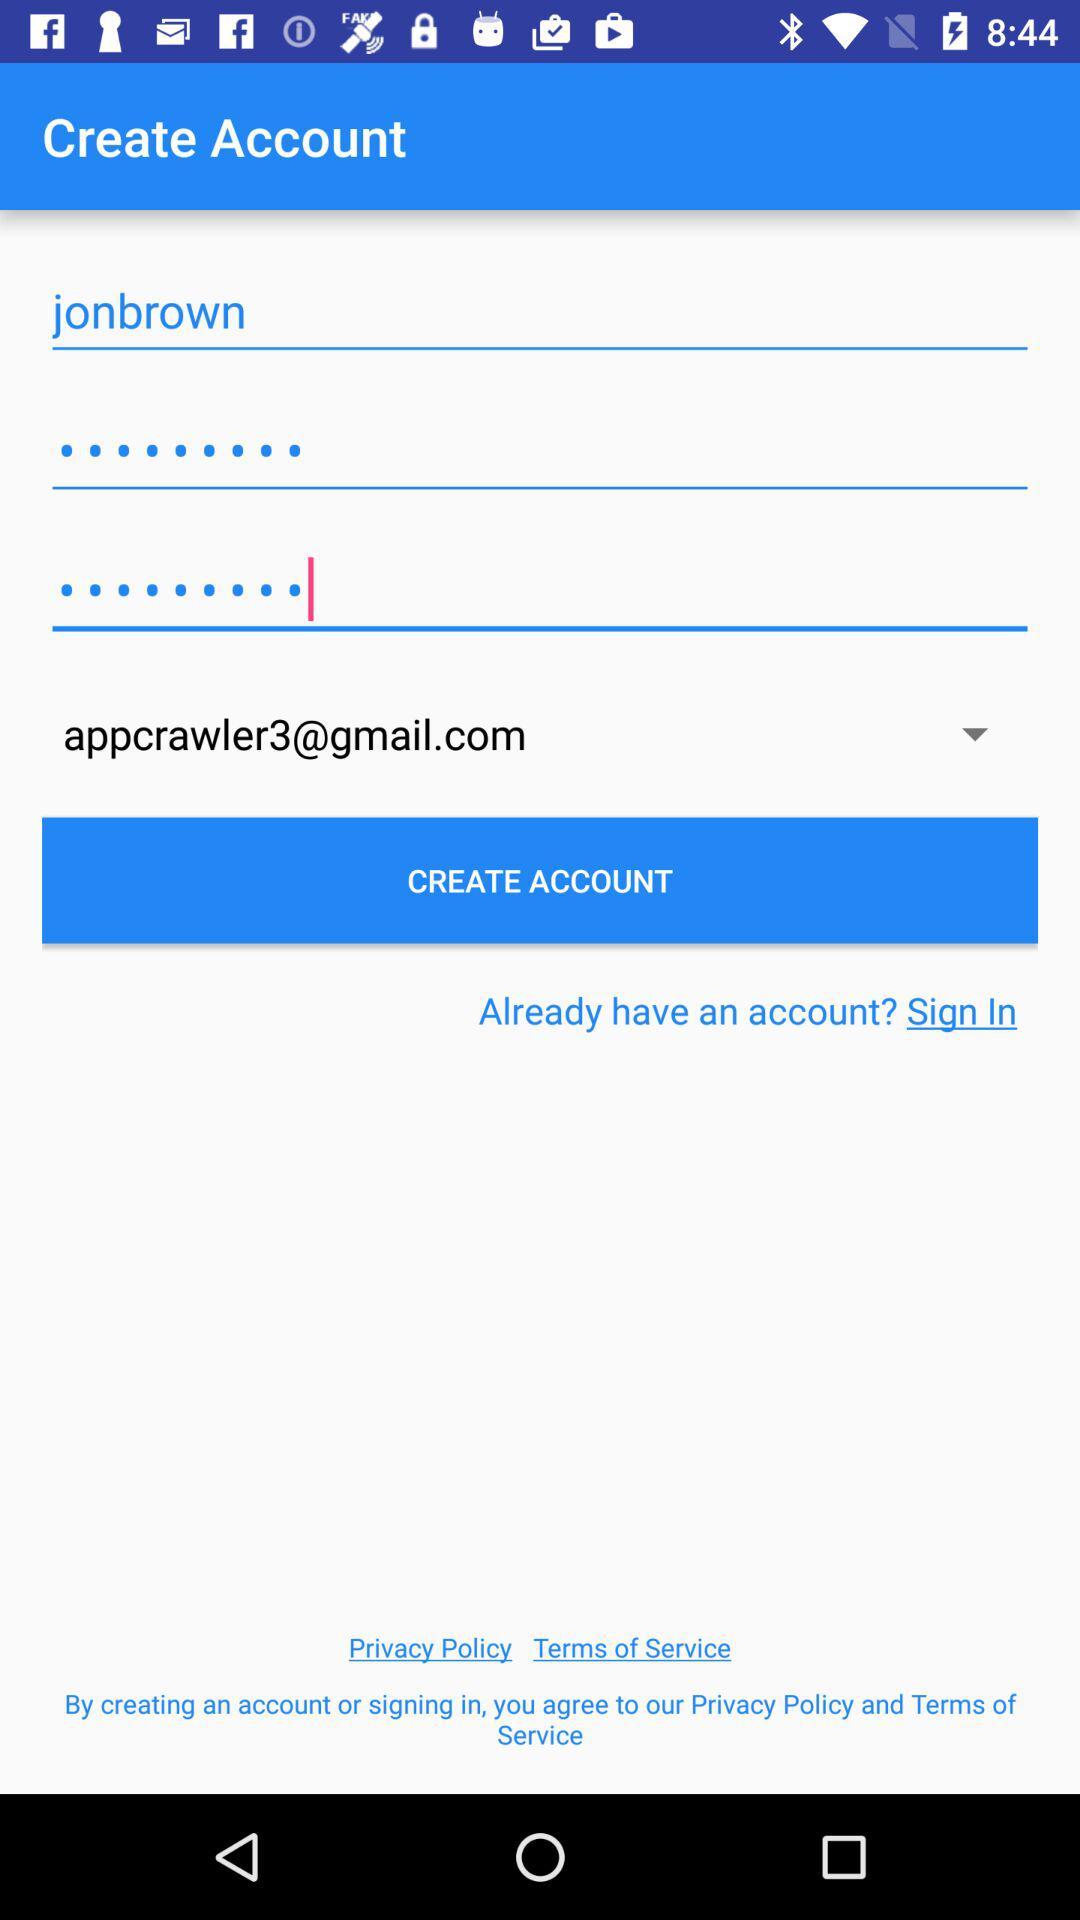 The image size is (1080, 1920). I want to click on item below create account icon, so click(540, 310).